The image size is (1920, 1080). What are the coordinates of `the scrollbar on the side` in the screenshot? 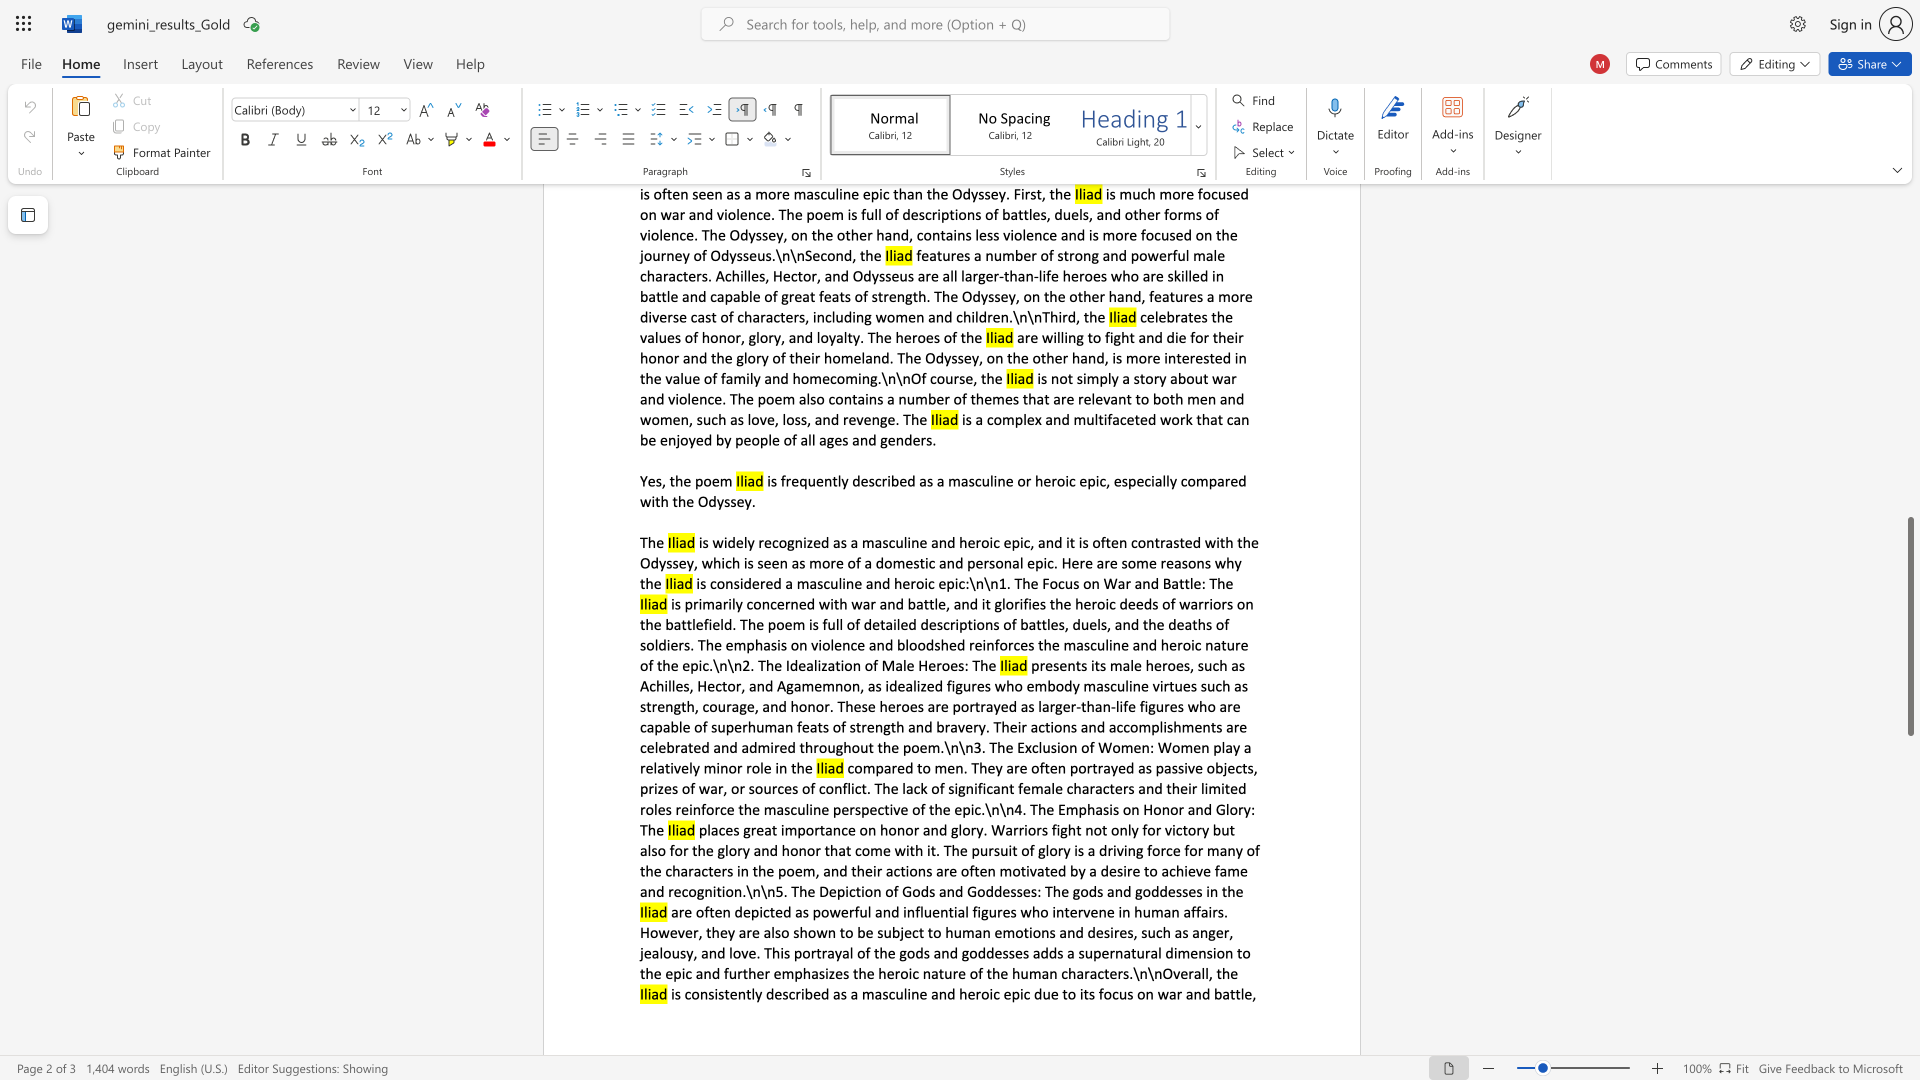 It's located at (1909, 499).